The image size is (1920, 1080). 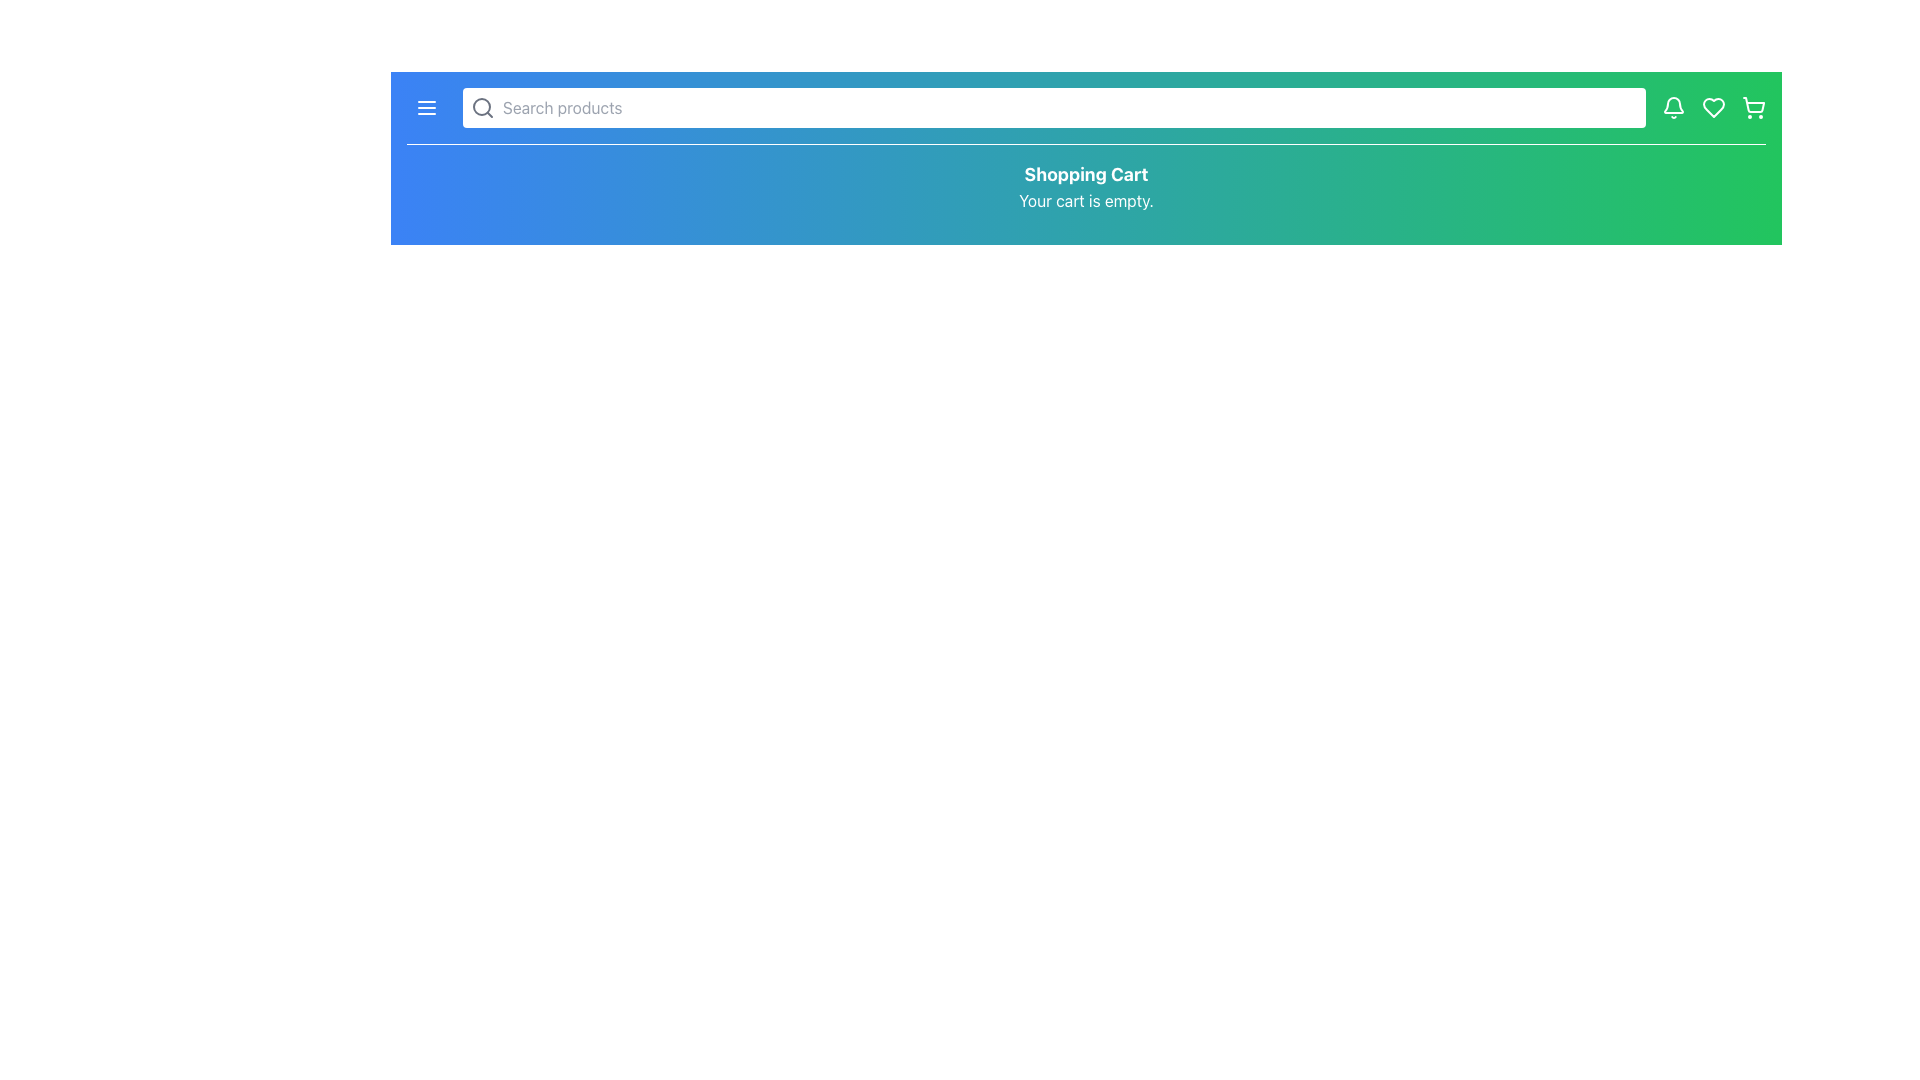 I want to click on the gray magnifying glass icon representing the search function located at the leftmost part of the search bar near the placeholder text 'Search products', so click(x=483, y=108).